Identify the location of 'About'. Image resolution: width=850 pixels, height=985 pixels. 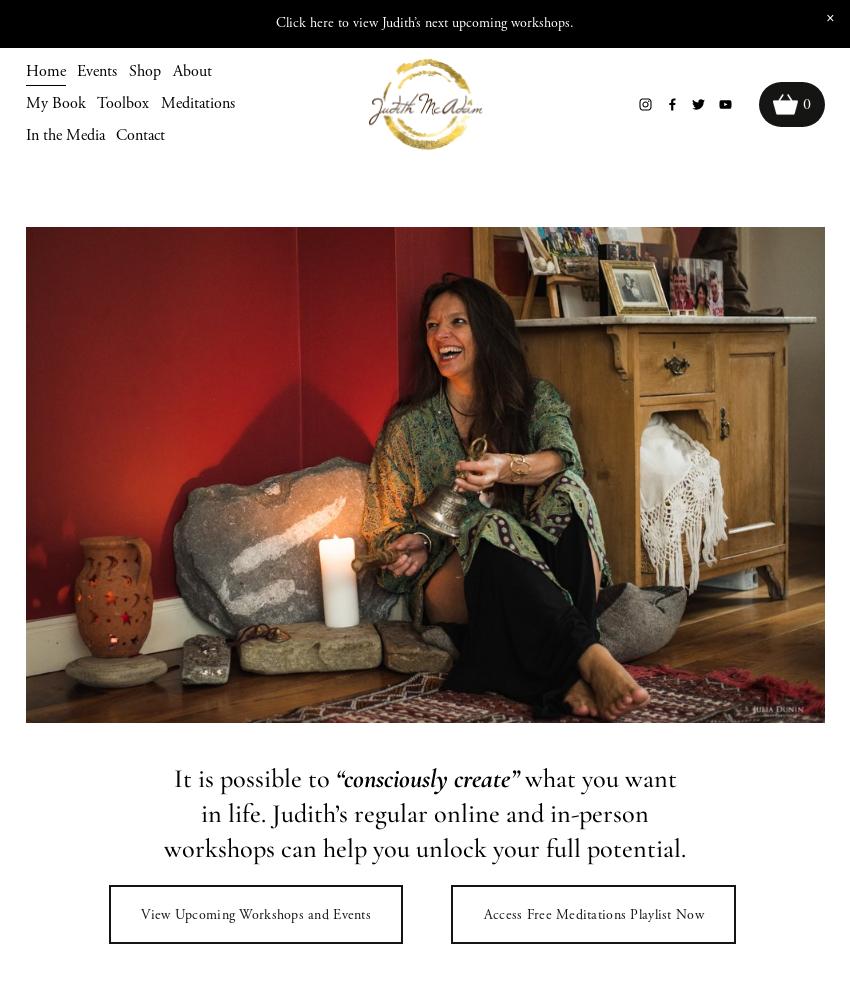
(171, 69).